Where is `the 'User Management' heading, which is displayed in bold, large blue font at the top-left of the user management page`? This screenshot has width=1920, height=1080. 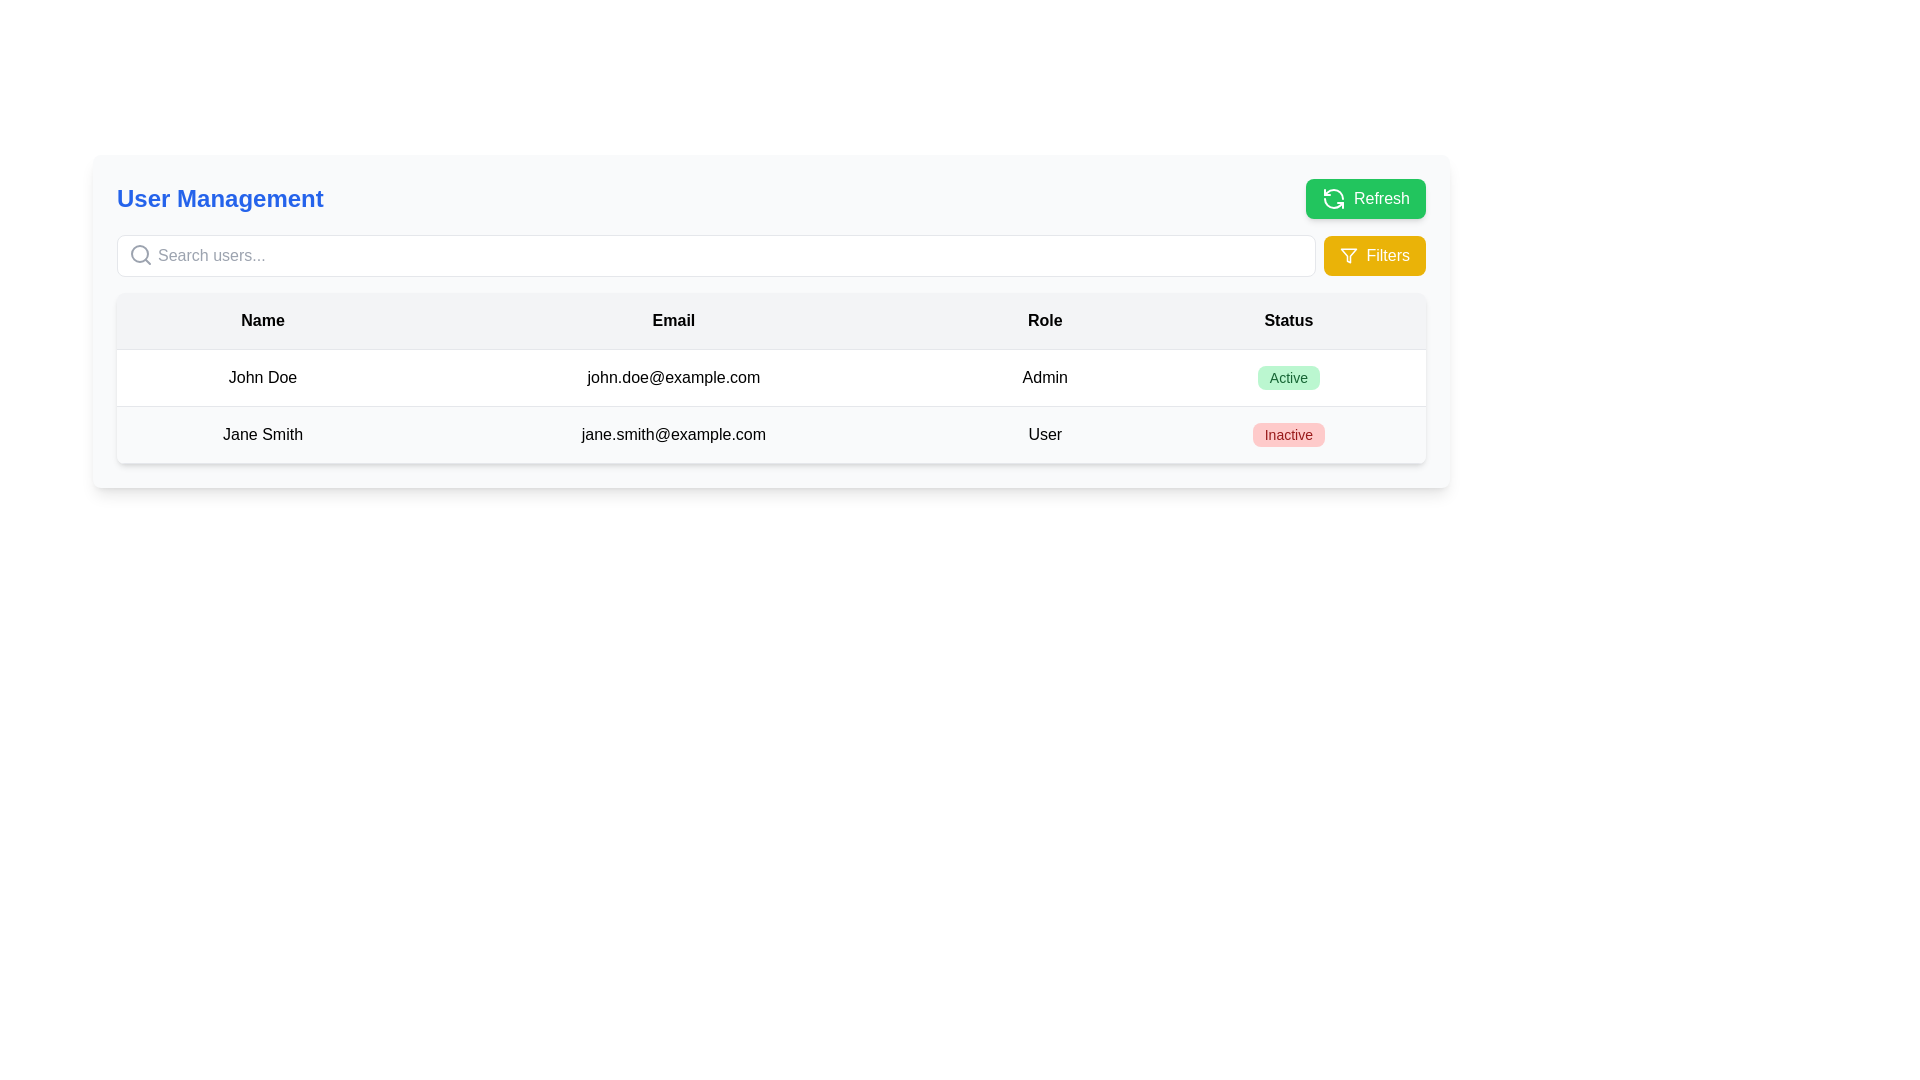
the 'User Management' heading, which is displayed in bold, large blue font at the top-left of the user management page is located at coordinates (220, 199).